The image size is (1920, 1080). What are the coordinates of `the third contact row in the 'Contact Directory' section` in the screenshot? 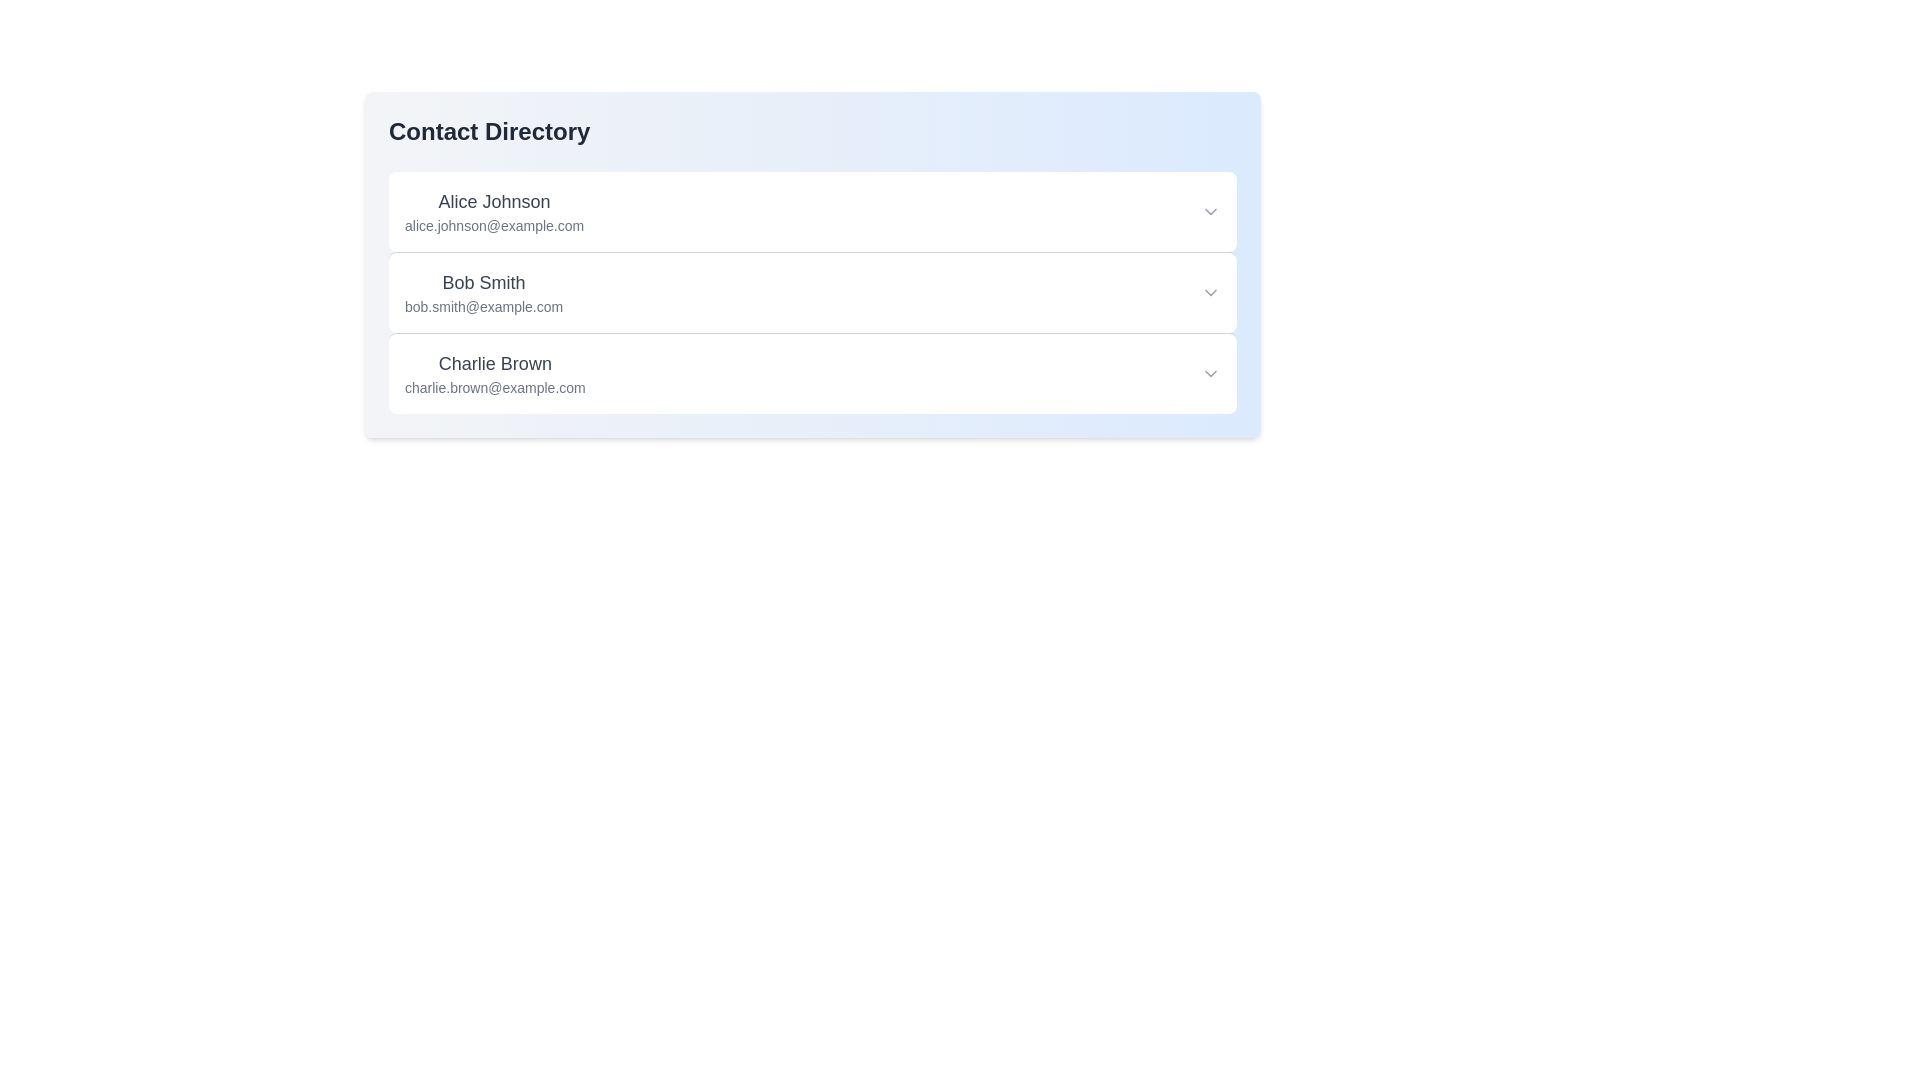 It's located at (812, 374).